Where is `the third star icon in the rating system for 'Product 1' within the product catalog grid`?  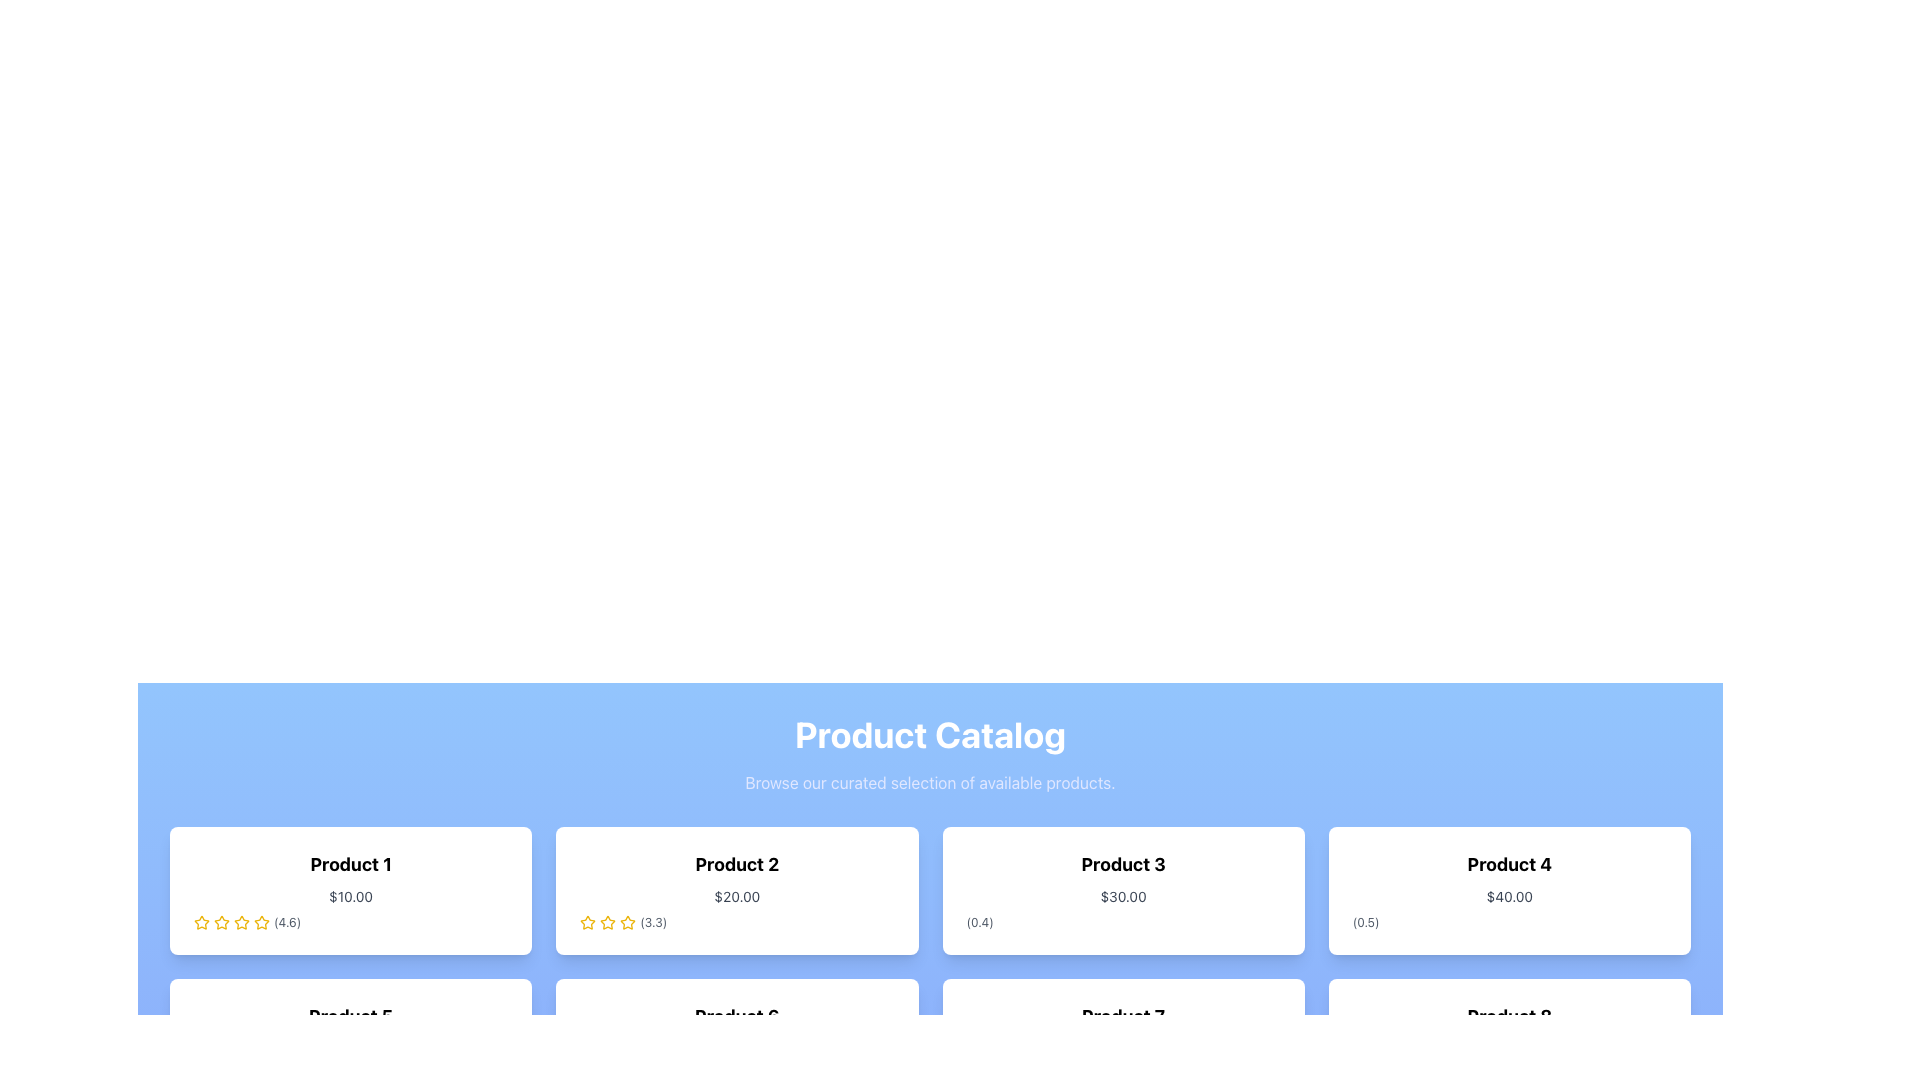
the third star icon in the rating system for 'Product 1' within the product catalog grid is located at coordinates (221, 922).